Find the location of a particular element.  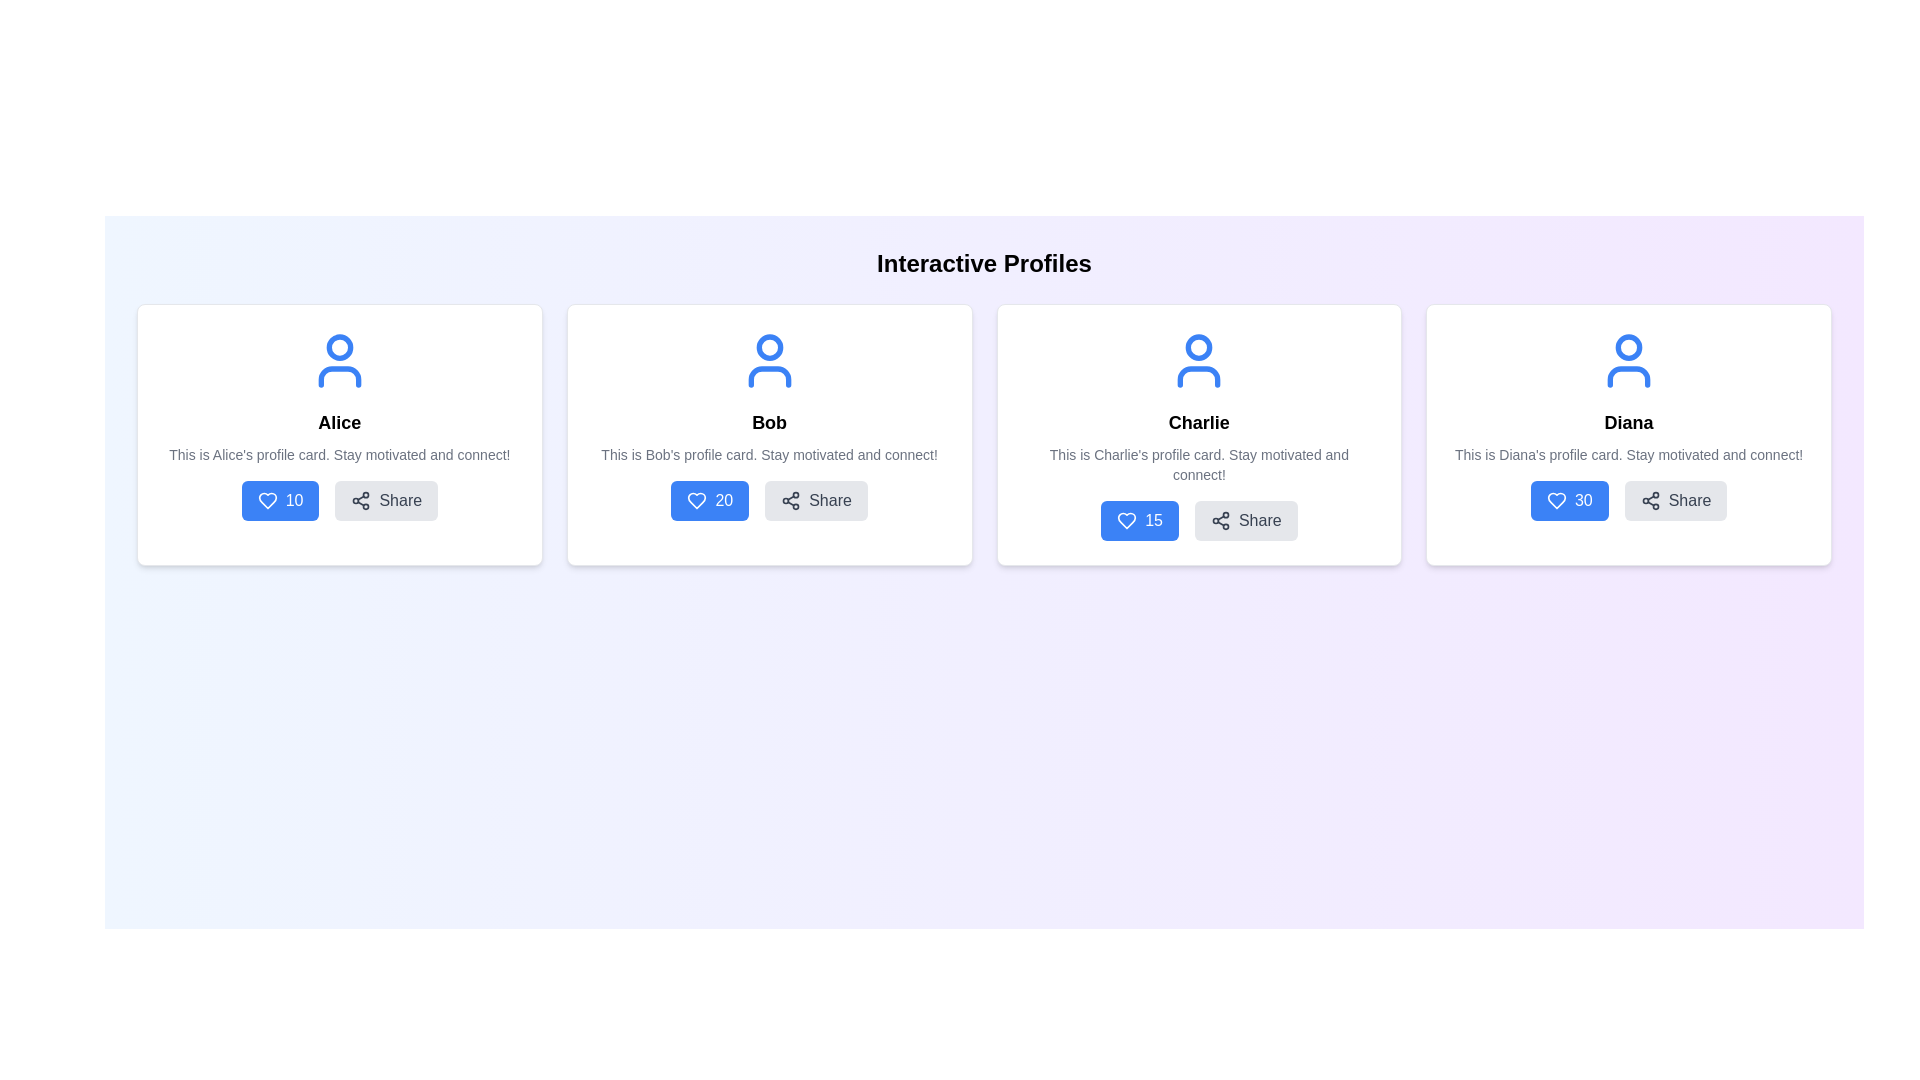

the decorative icon representing a person within the avatar icon of the profile card labeled 'Charlie', which is centrally located above the 'Charlie' heading is located at coordinates (1199, 377).